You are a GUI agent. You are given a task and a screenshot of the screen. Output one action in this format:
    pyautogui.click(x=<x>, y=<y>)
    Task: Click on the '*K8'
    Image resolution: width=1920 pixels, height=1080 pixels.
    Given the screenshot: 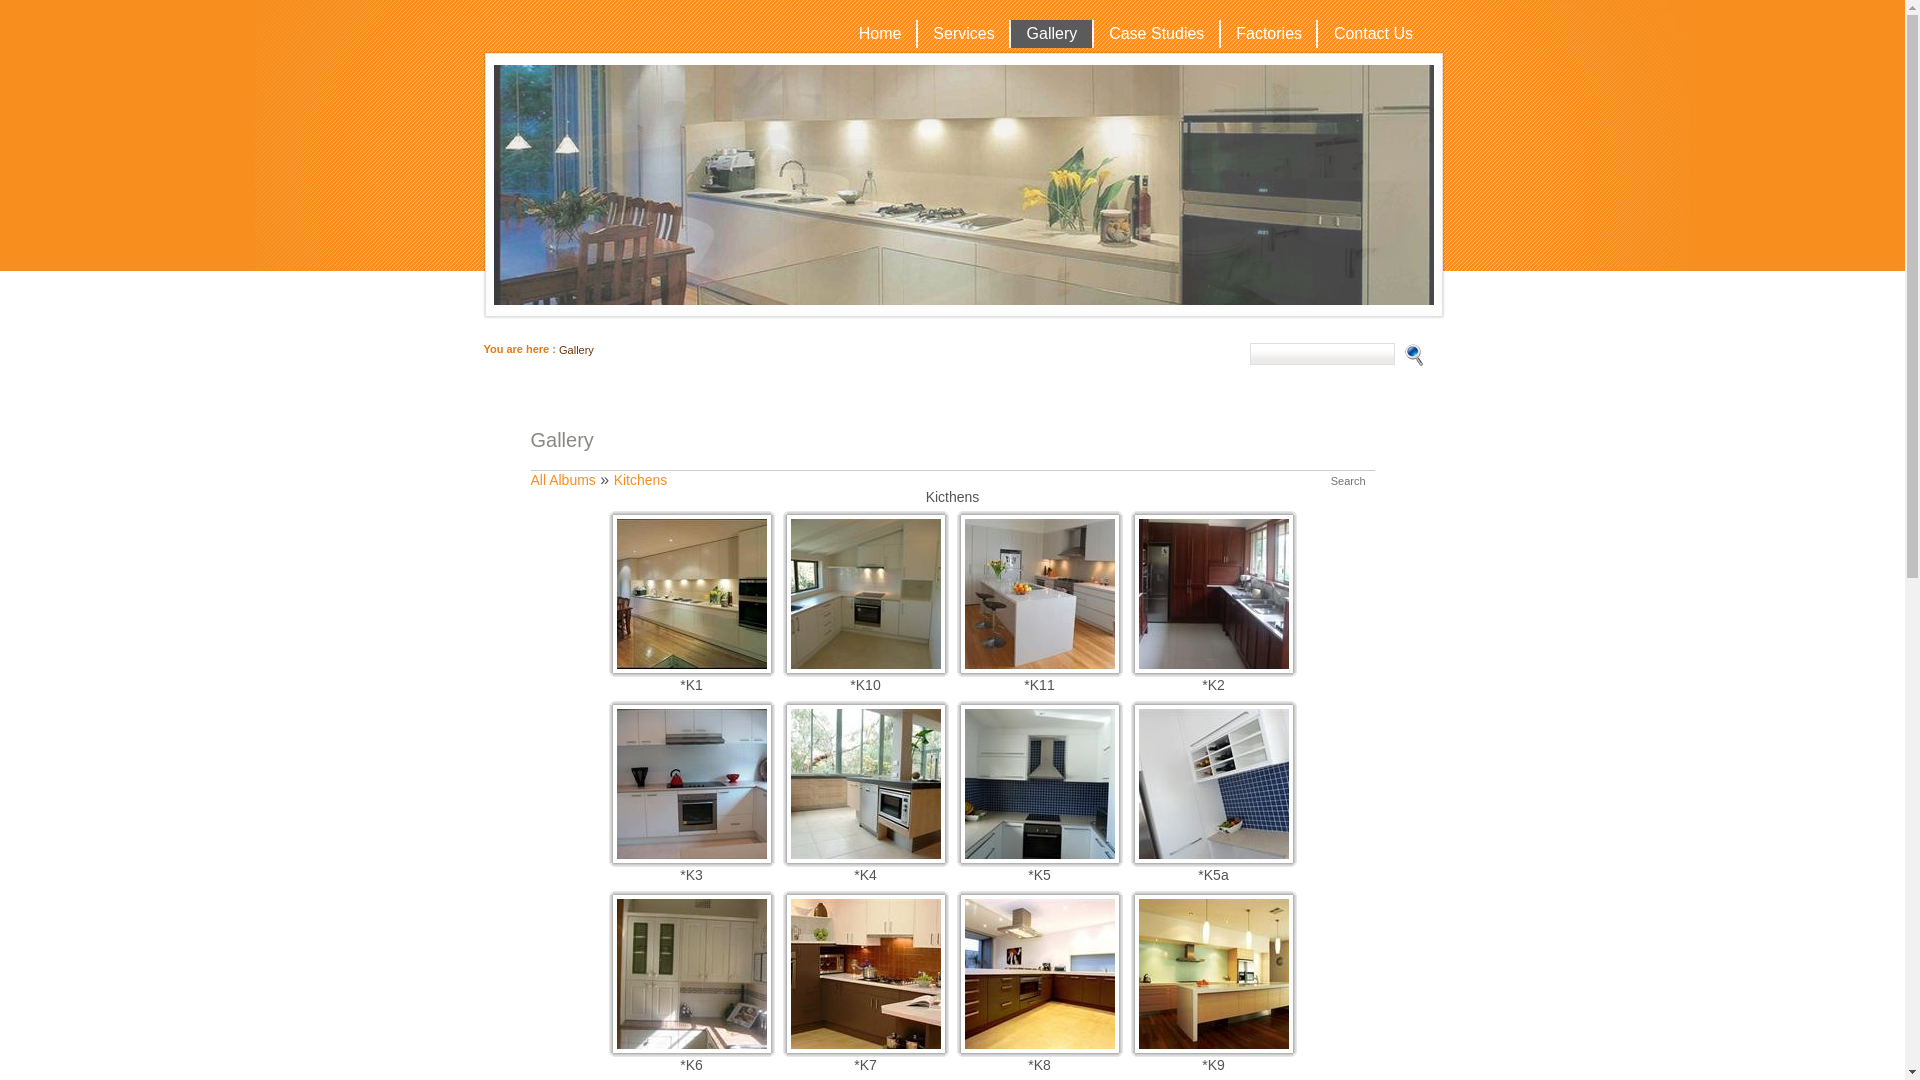 What is the action you would take?
    pyautogui.click(x=960, y=1047)
    